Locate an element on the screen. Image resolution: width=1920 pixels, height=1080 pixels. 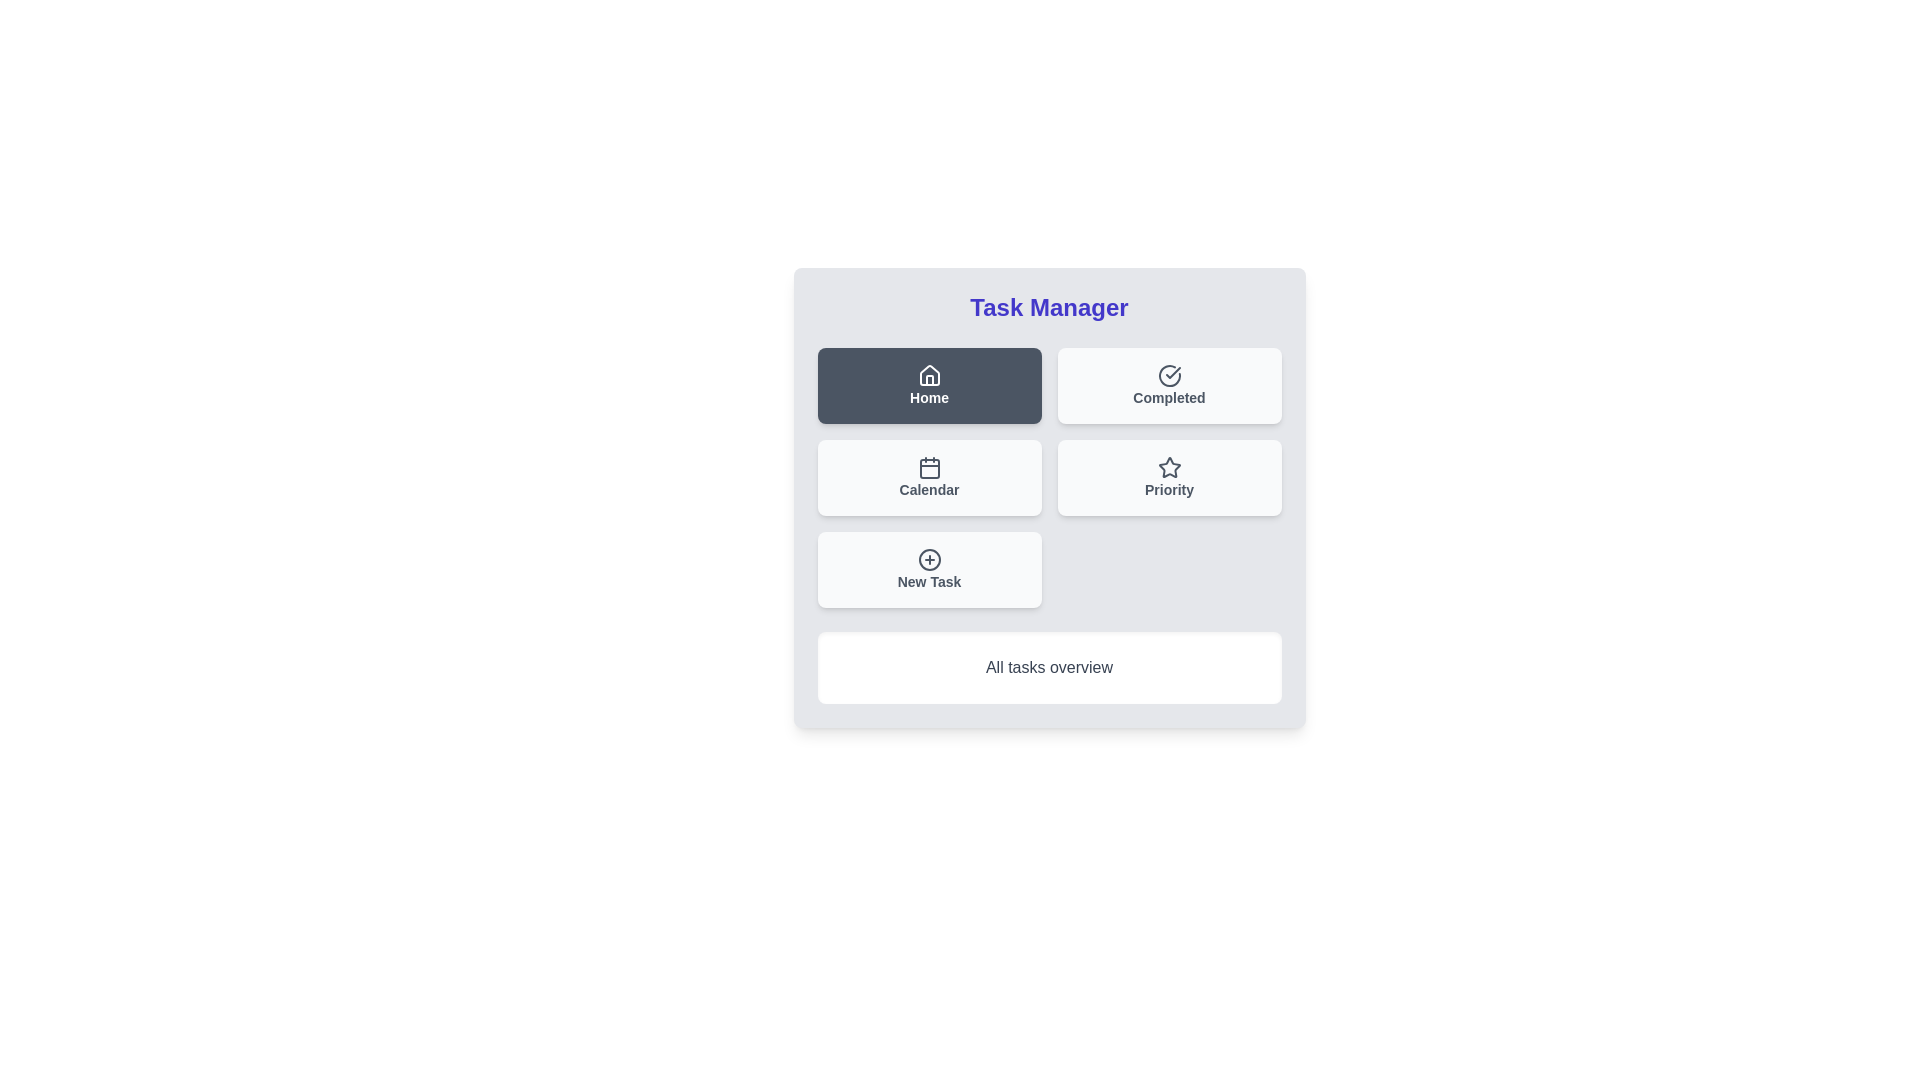
the filled rectangular section of the calendar icon located under the label 'Calendar' is located at coordinates (928, 469).